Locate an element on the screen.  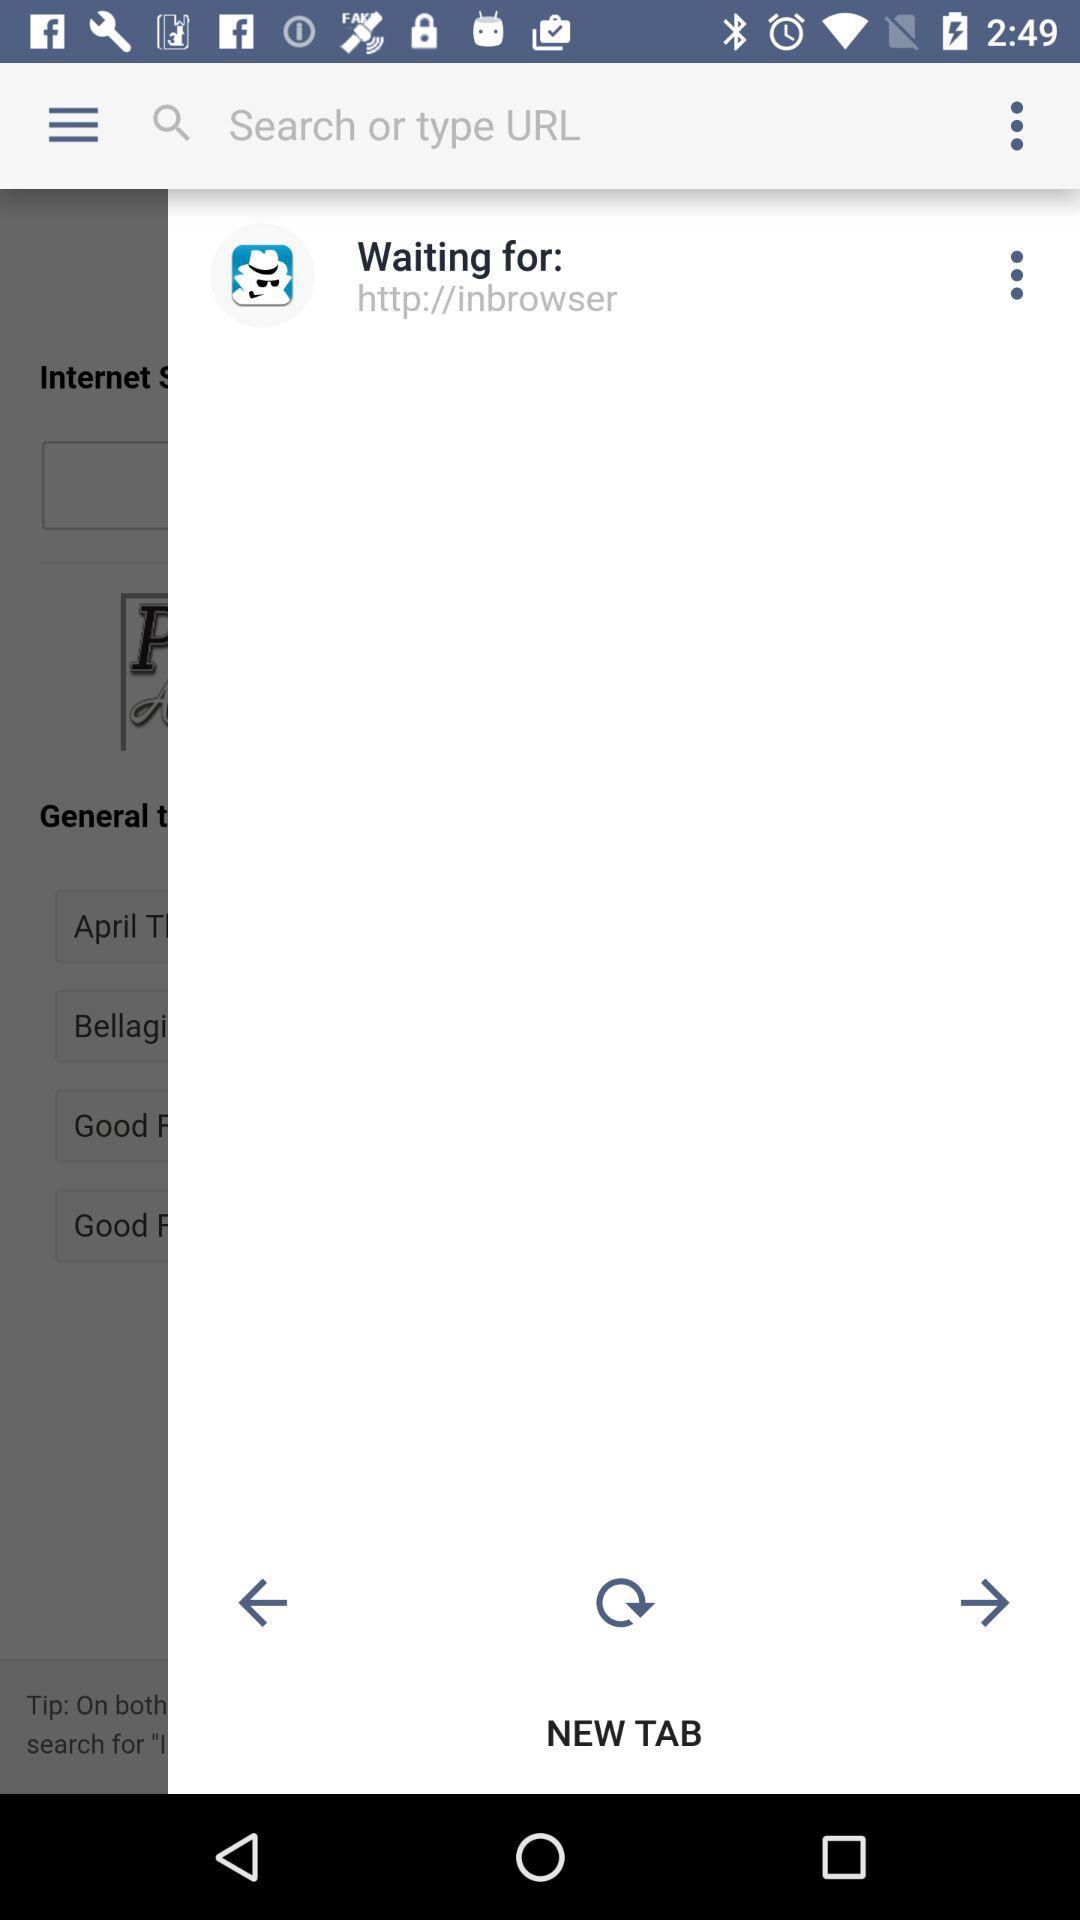
icon above the new tab icon is located at coordinates (623, 1603).